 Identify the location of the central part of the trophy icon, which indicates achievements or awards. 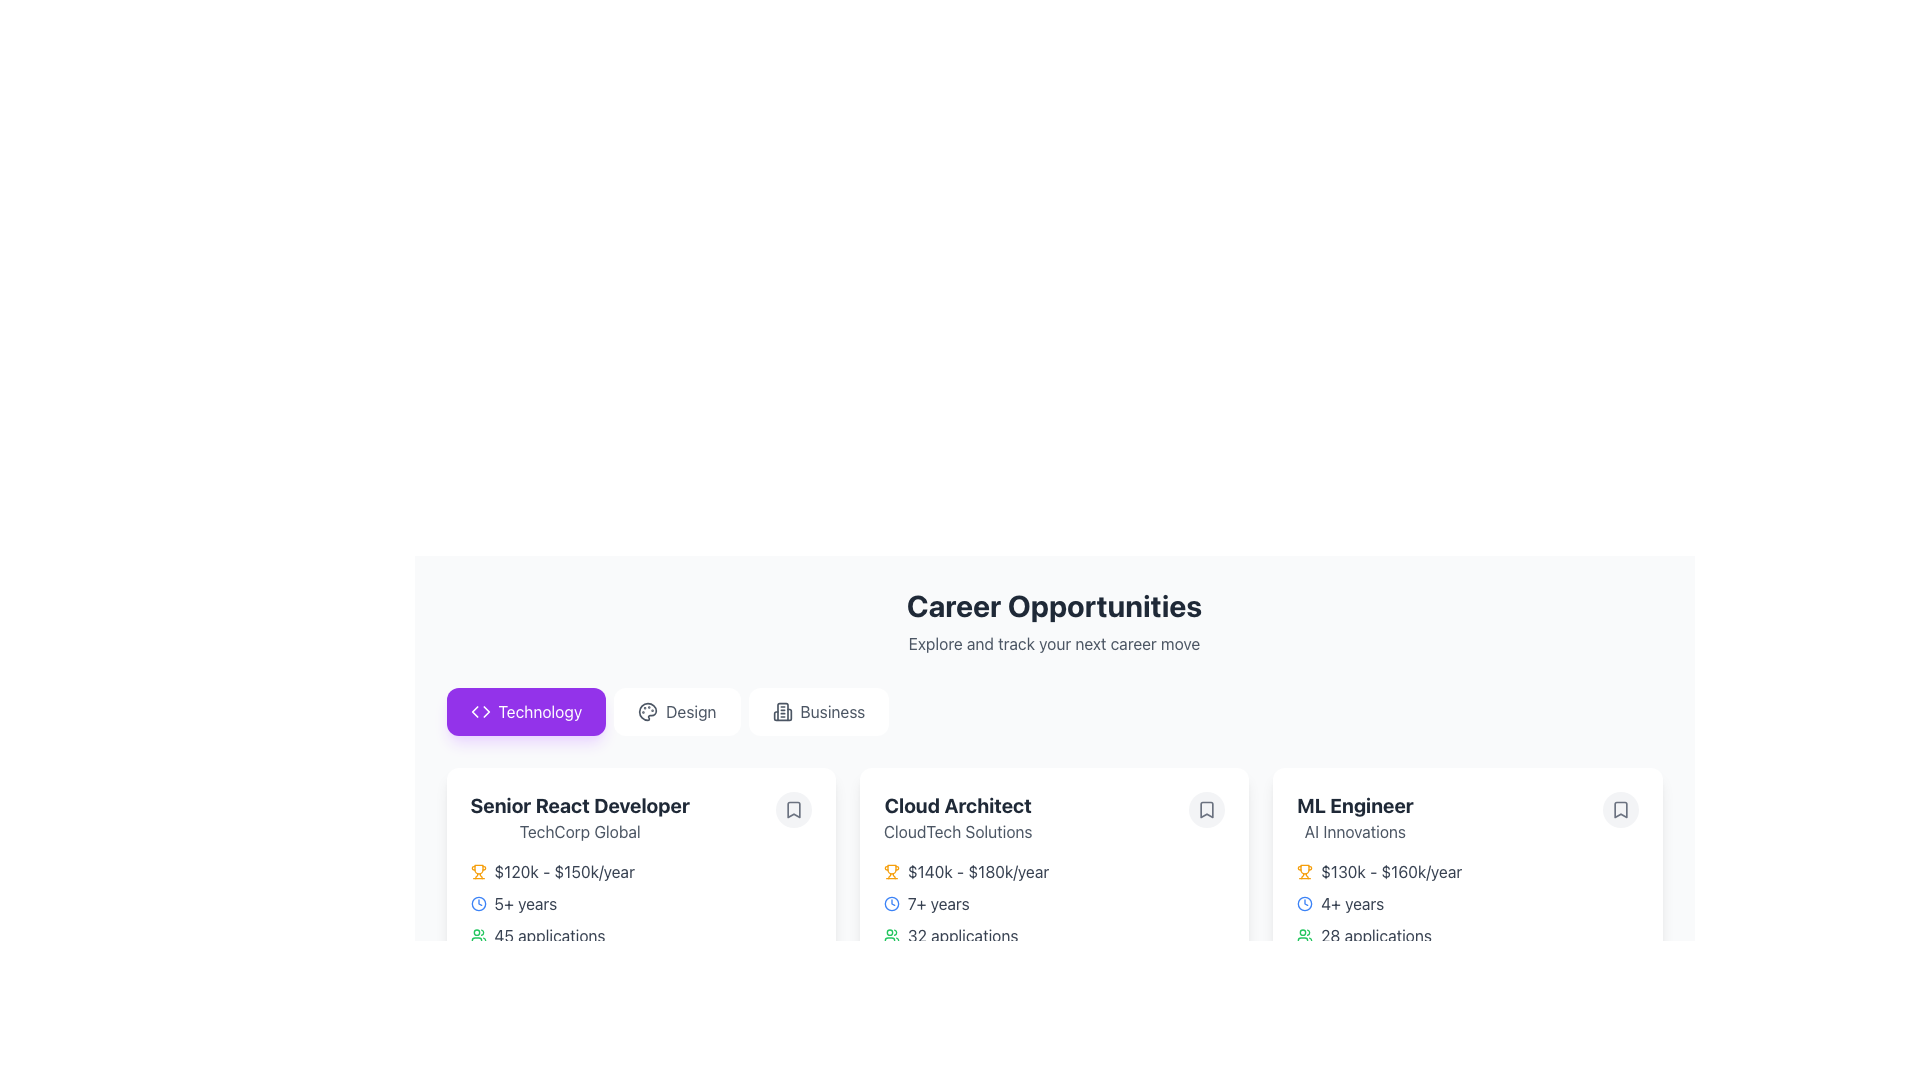
(477, 868).